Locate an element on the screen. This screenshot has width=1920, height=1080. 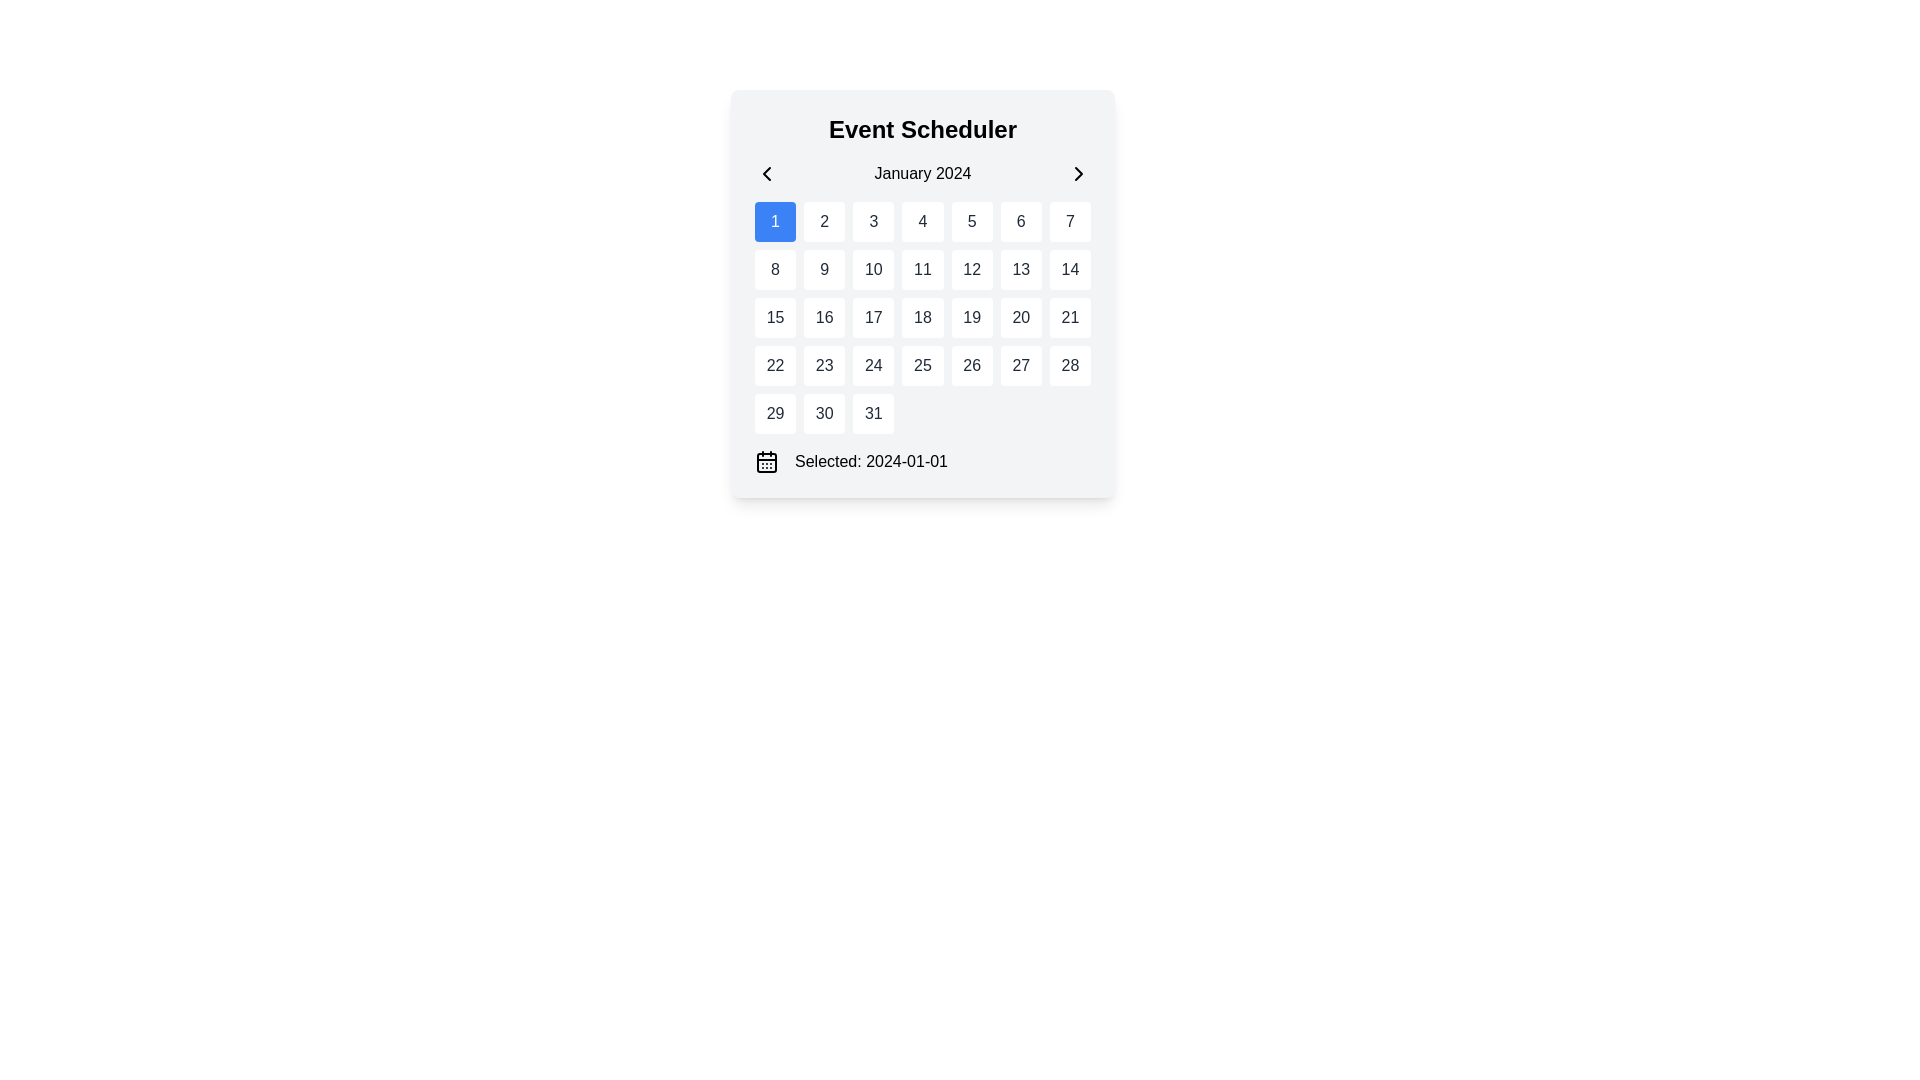
the square button with rounded borders and the number '9' centered within it is located at coordinates (824, 270).